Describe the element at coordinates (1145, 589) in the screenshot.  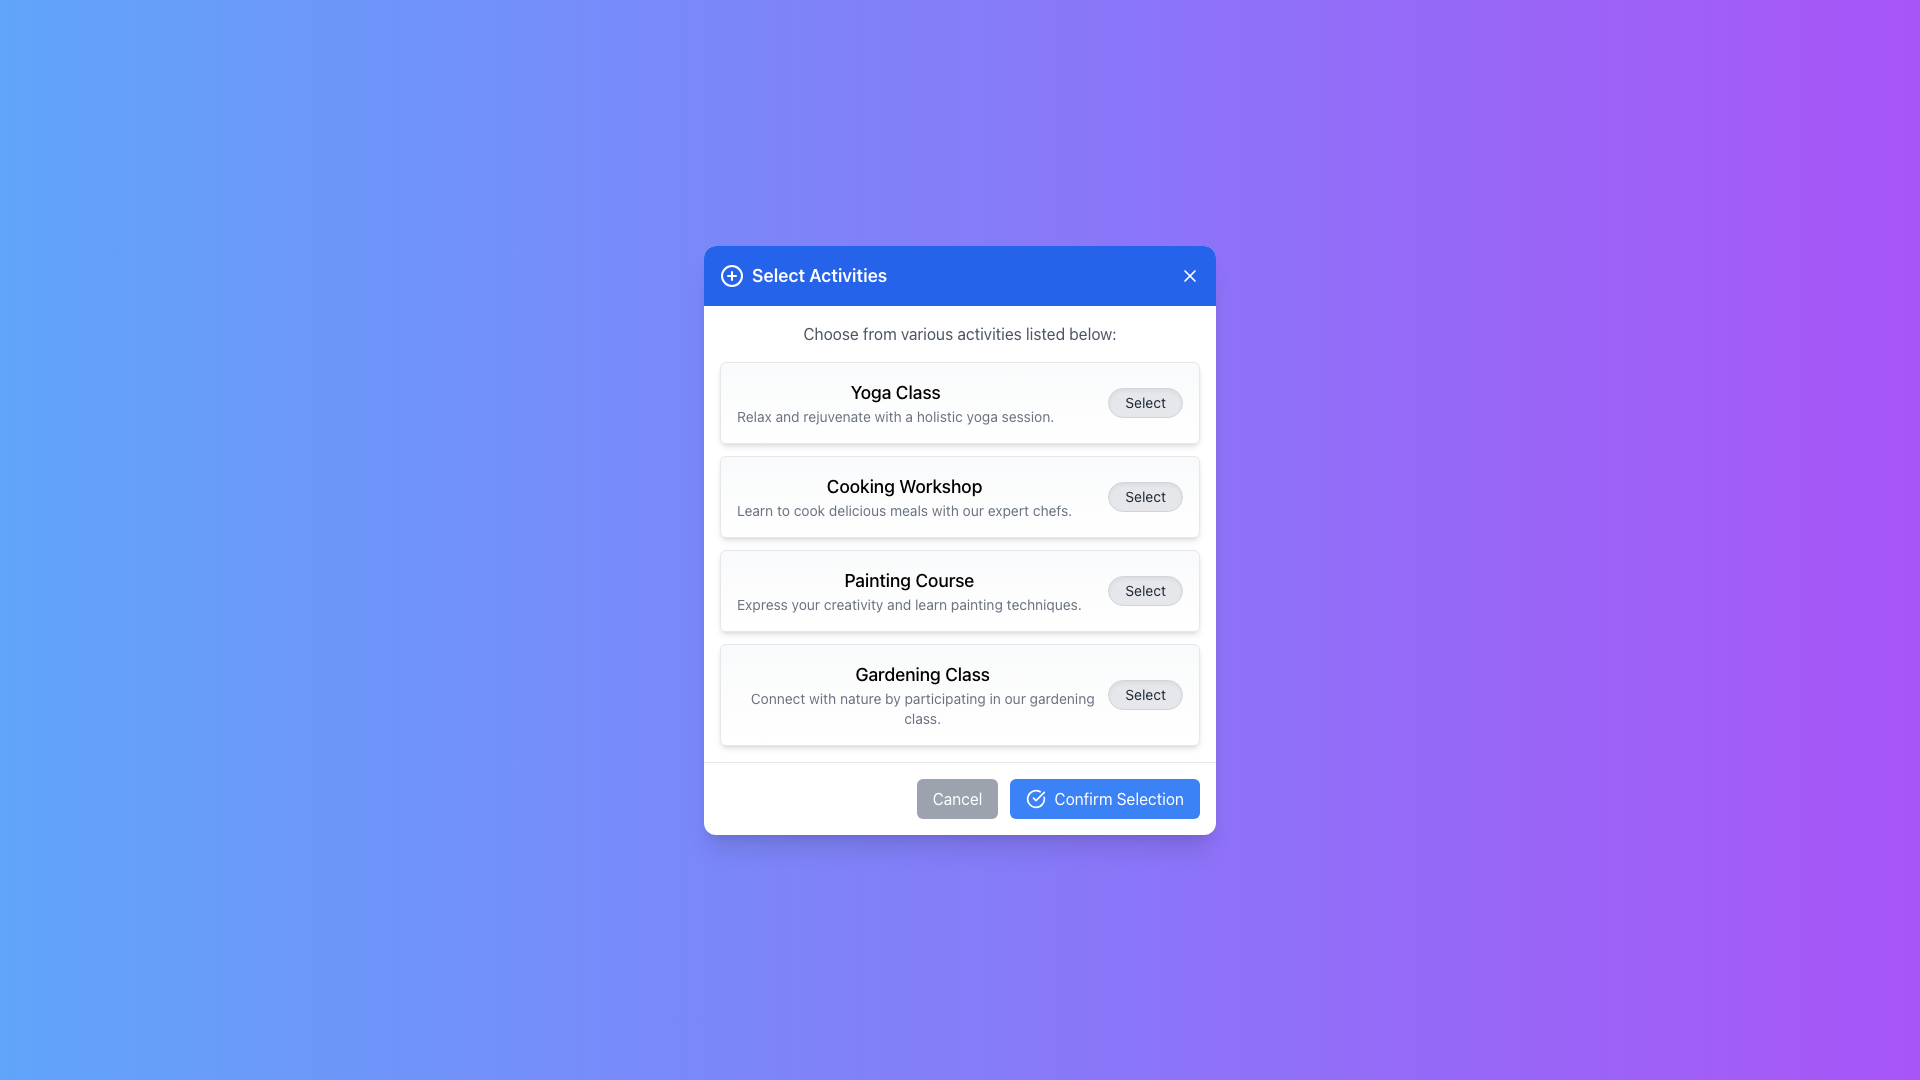
I see `the 'Painting Course' button` at that location.